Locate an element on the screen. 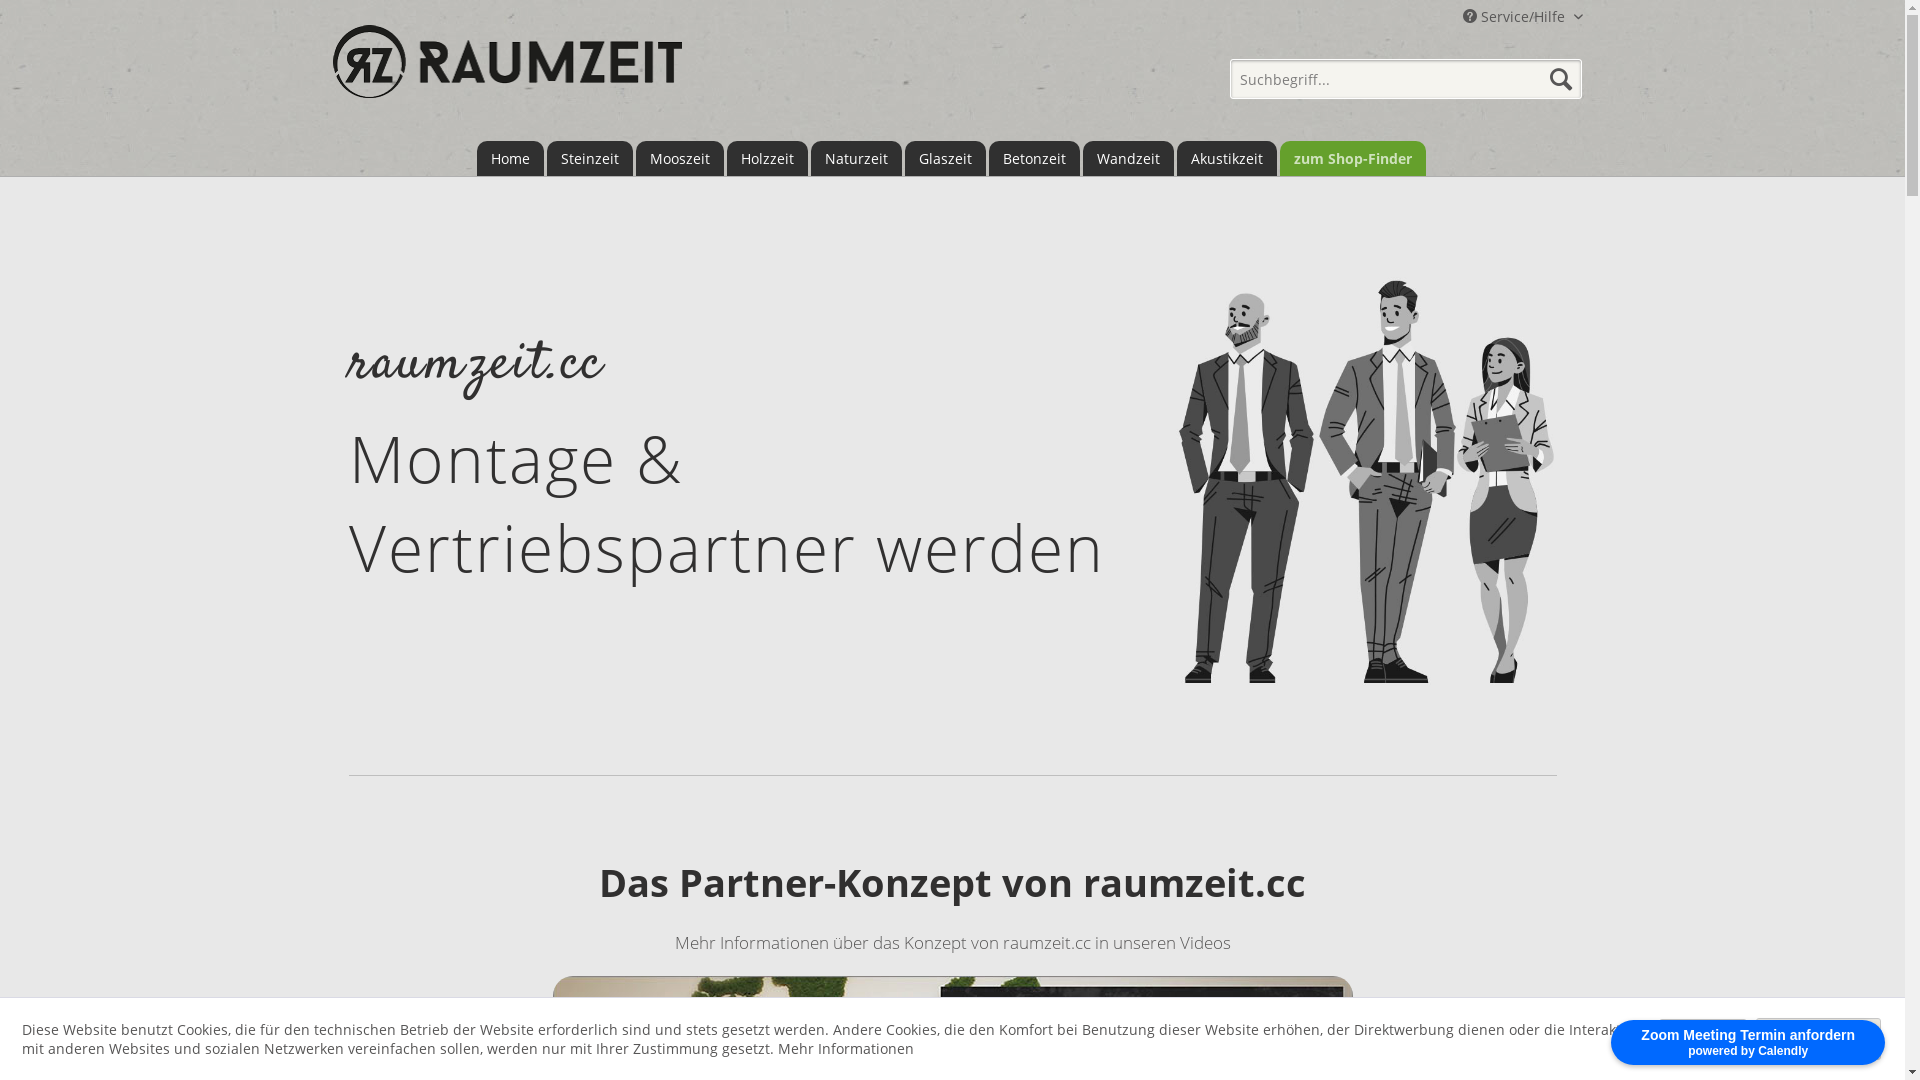 The width and height of the screenshot is (1920, 1080). 'zum Shop-Finder' is located at coordinates (1353, 157).